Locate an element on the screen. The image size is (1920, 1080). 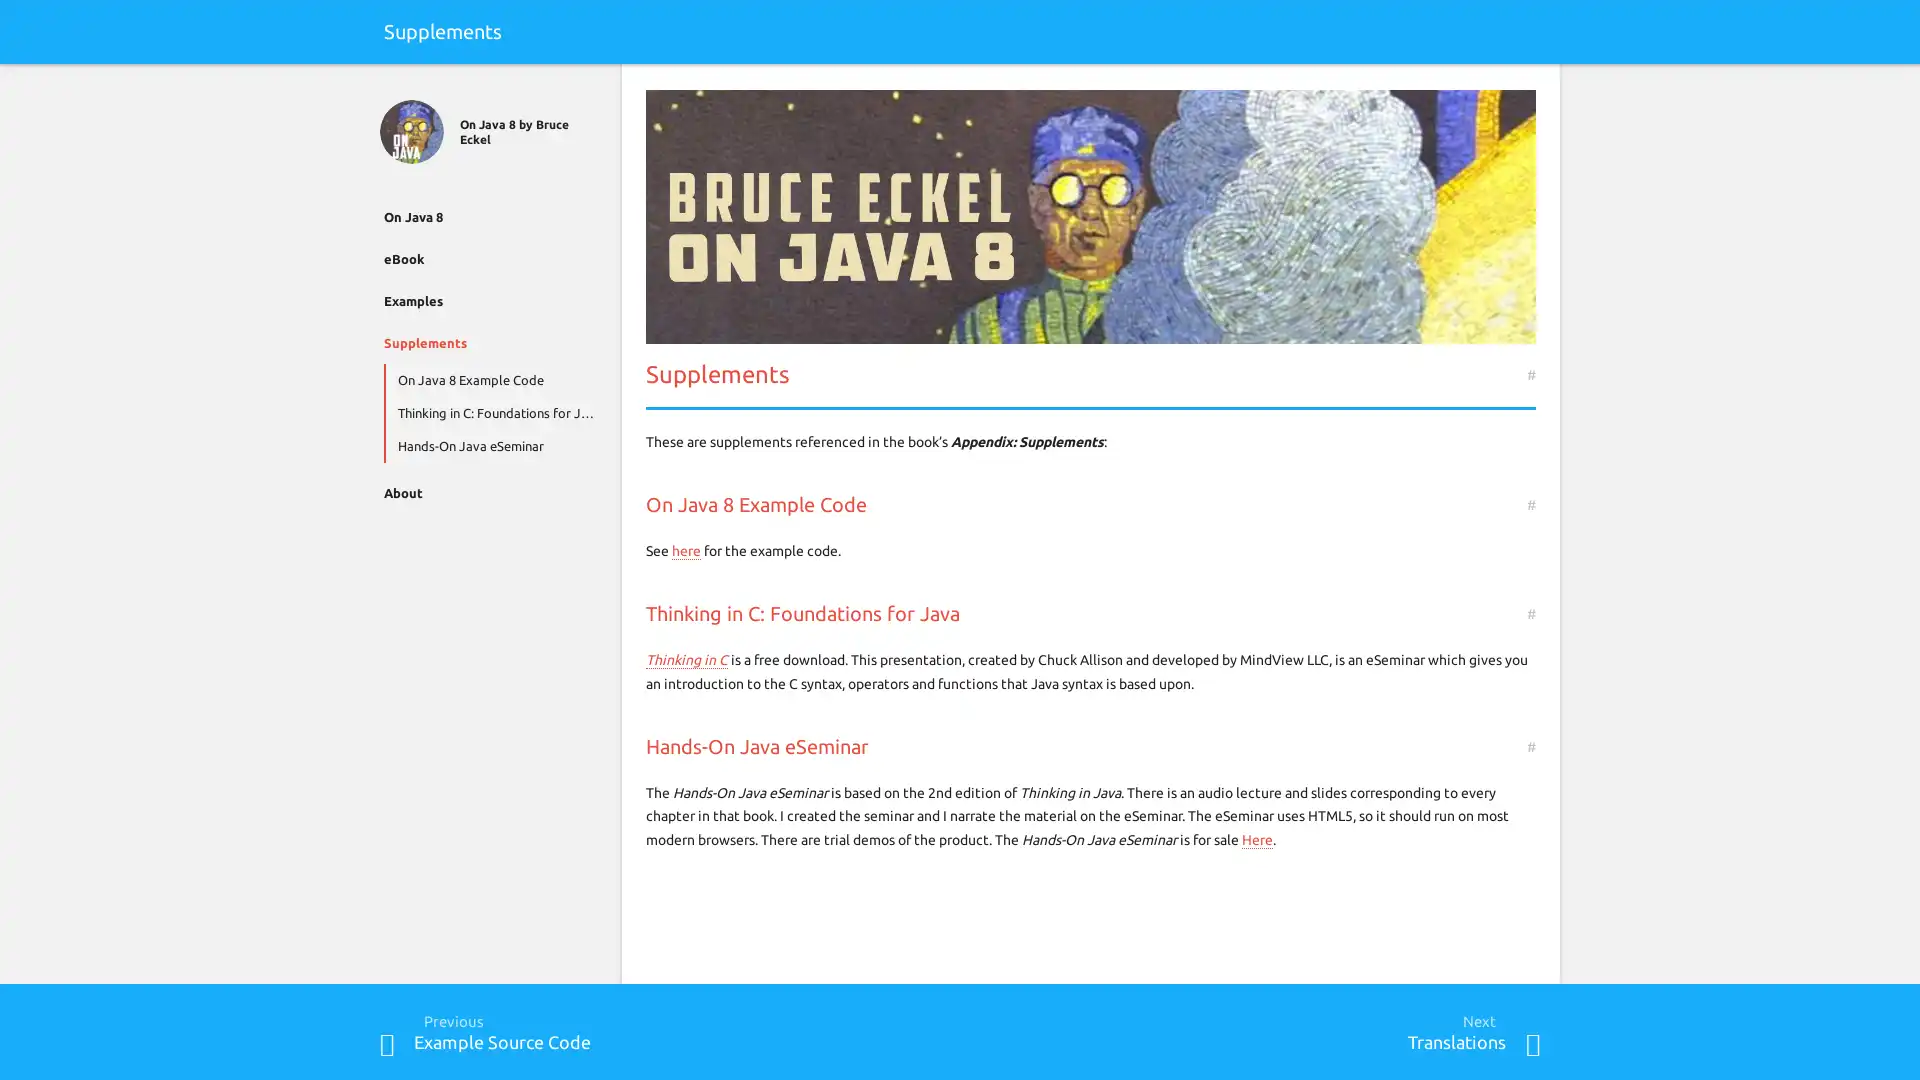
Close is located at coordinates (387, 87).